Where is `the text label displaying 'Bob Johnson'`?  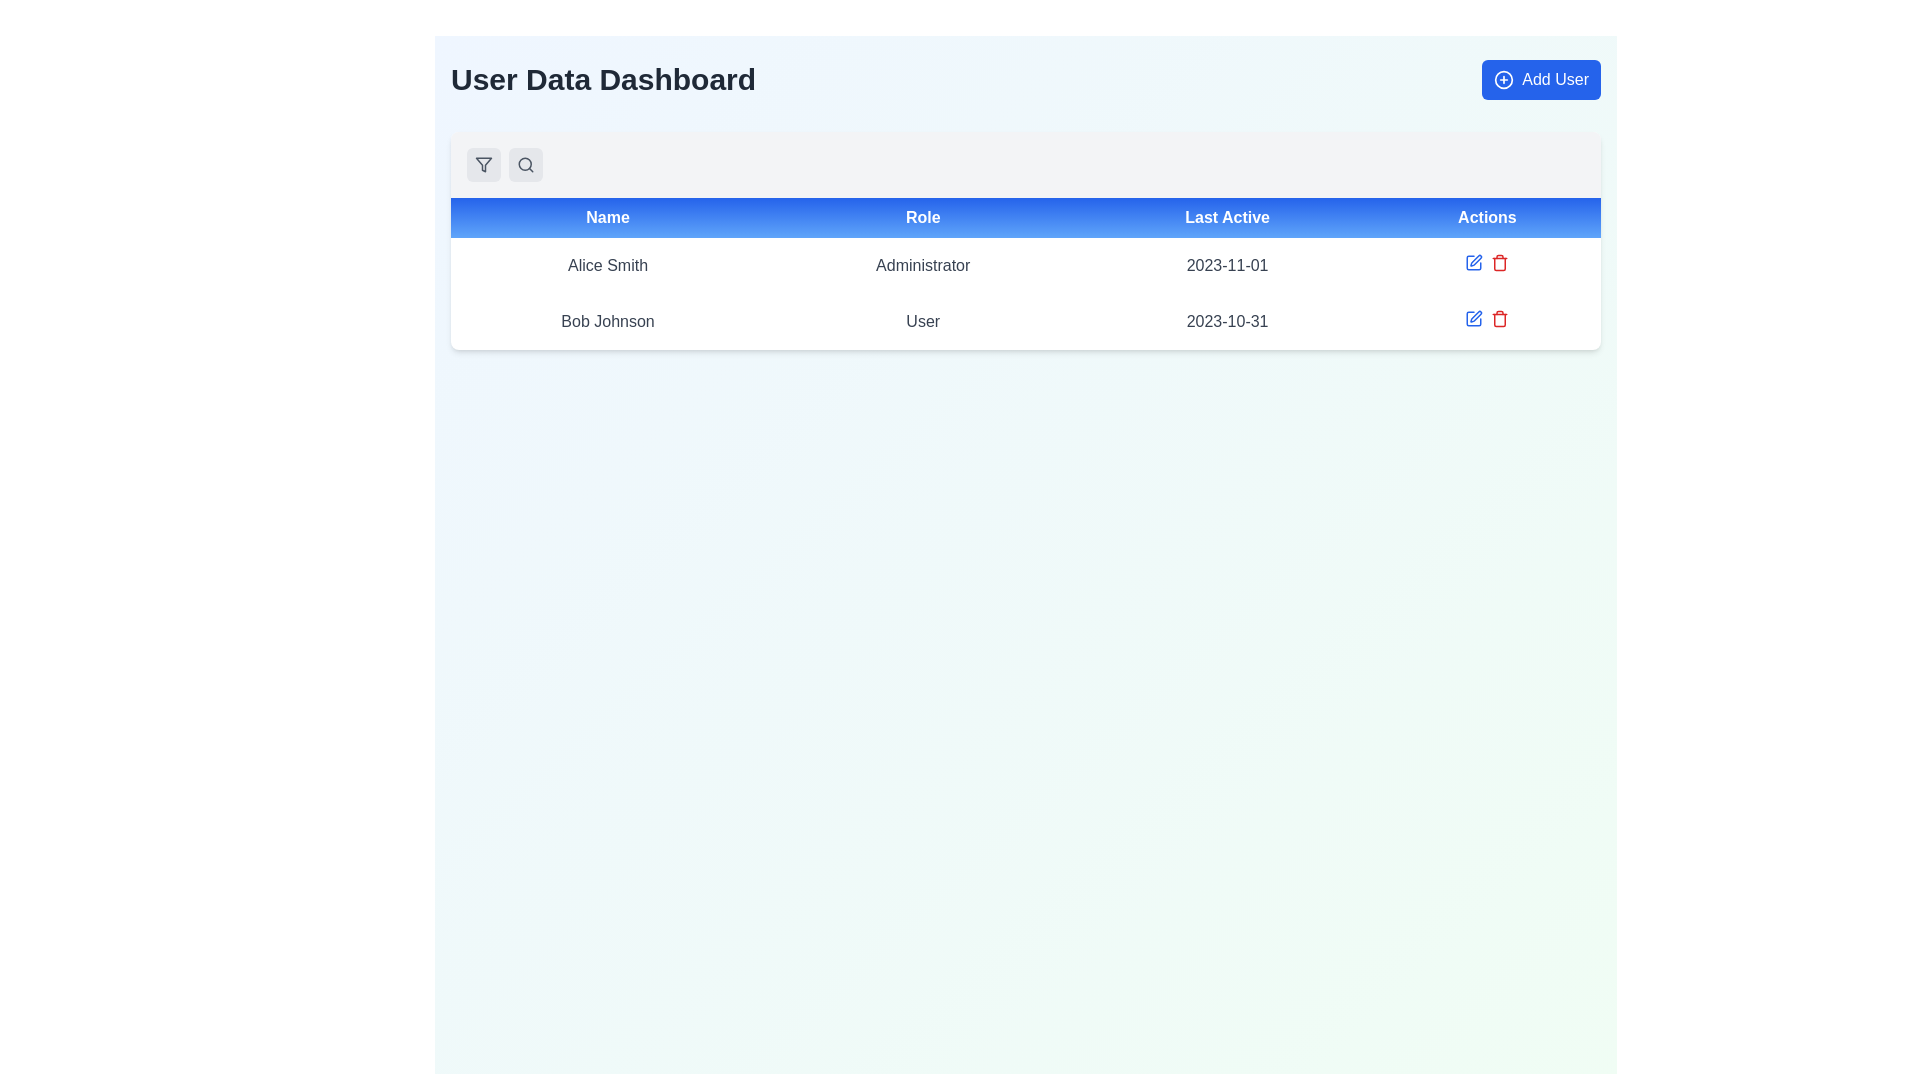
the text label displaying 'Bob Johnson' is located at coordinates (607, 320).